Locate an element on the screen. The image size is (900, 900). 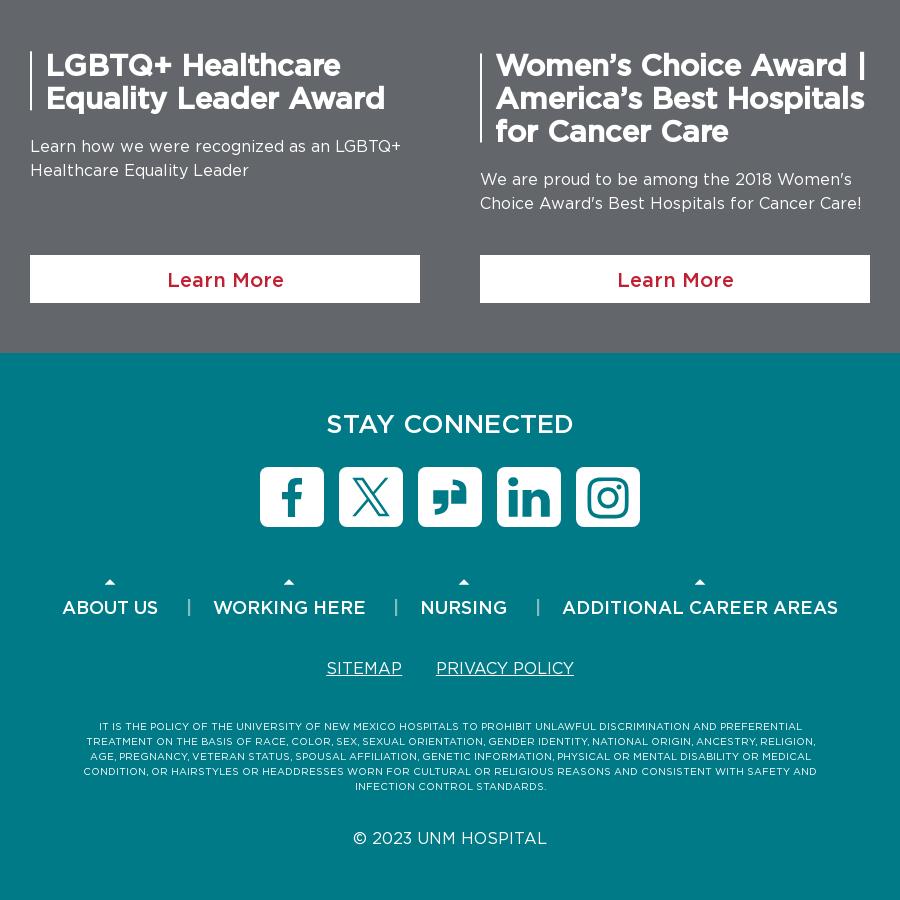
'Women’s Choice Award | America’s Best Hospitals for Cancer Care' is located at coordinates (494, 96).